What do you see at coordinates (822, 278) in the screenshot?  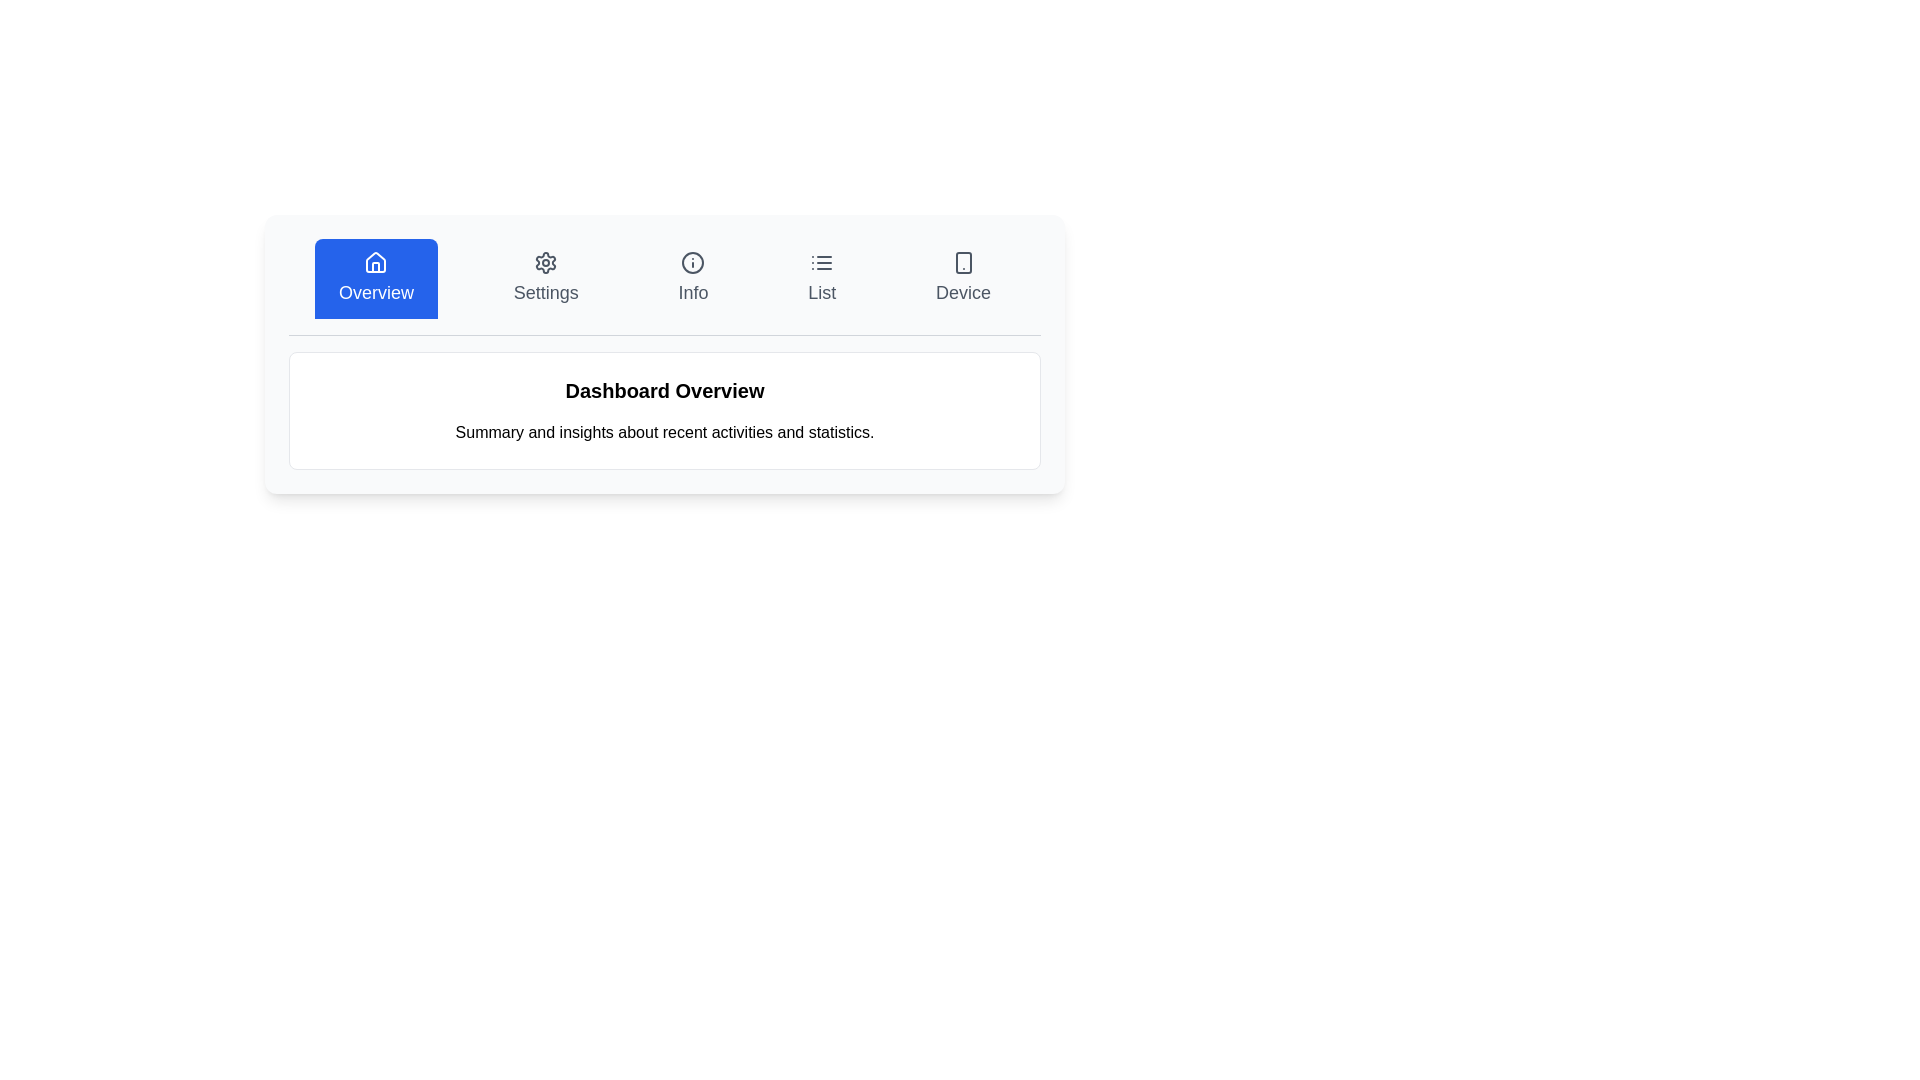 I see `the navigation button that takes users to the 'List' section` at bounding box center [822, 278].